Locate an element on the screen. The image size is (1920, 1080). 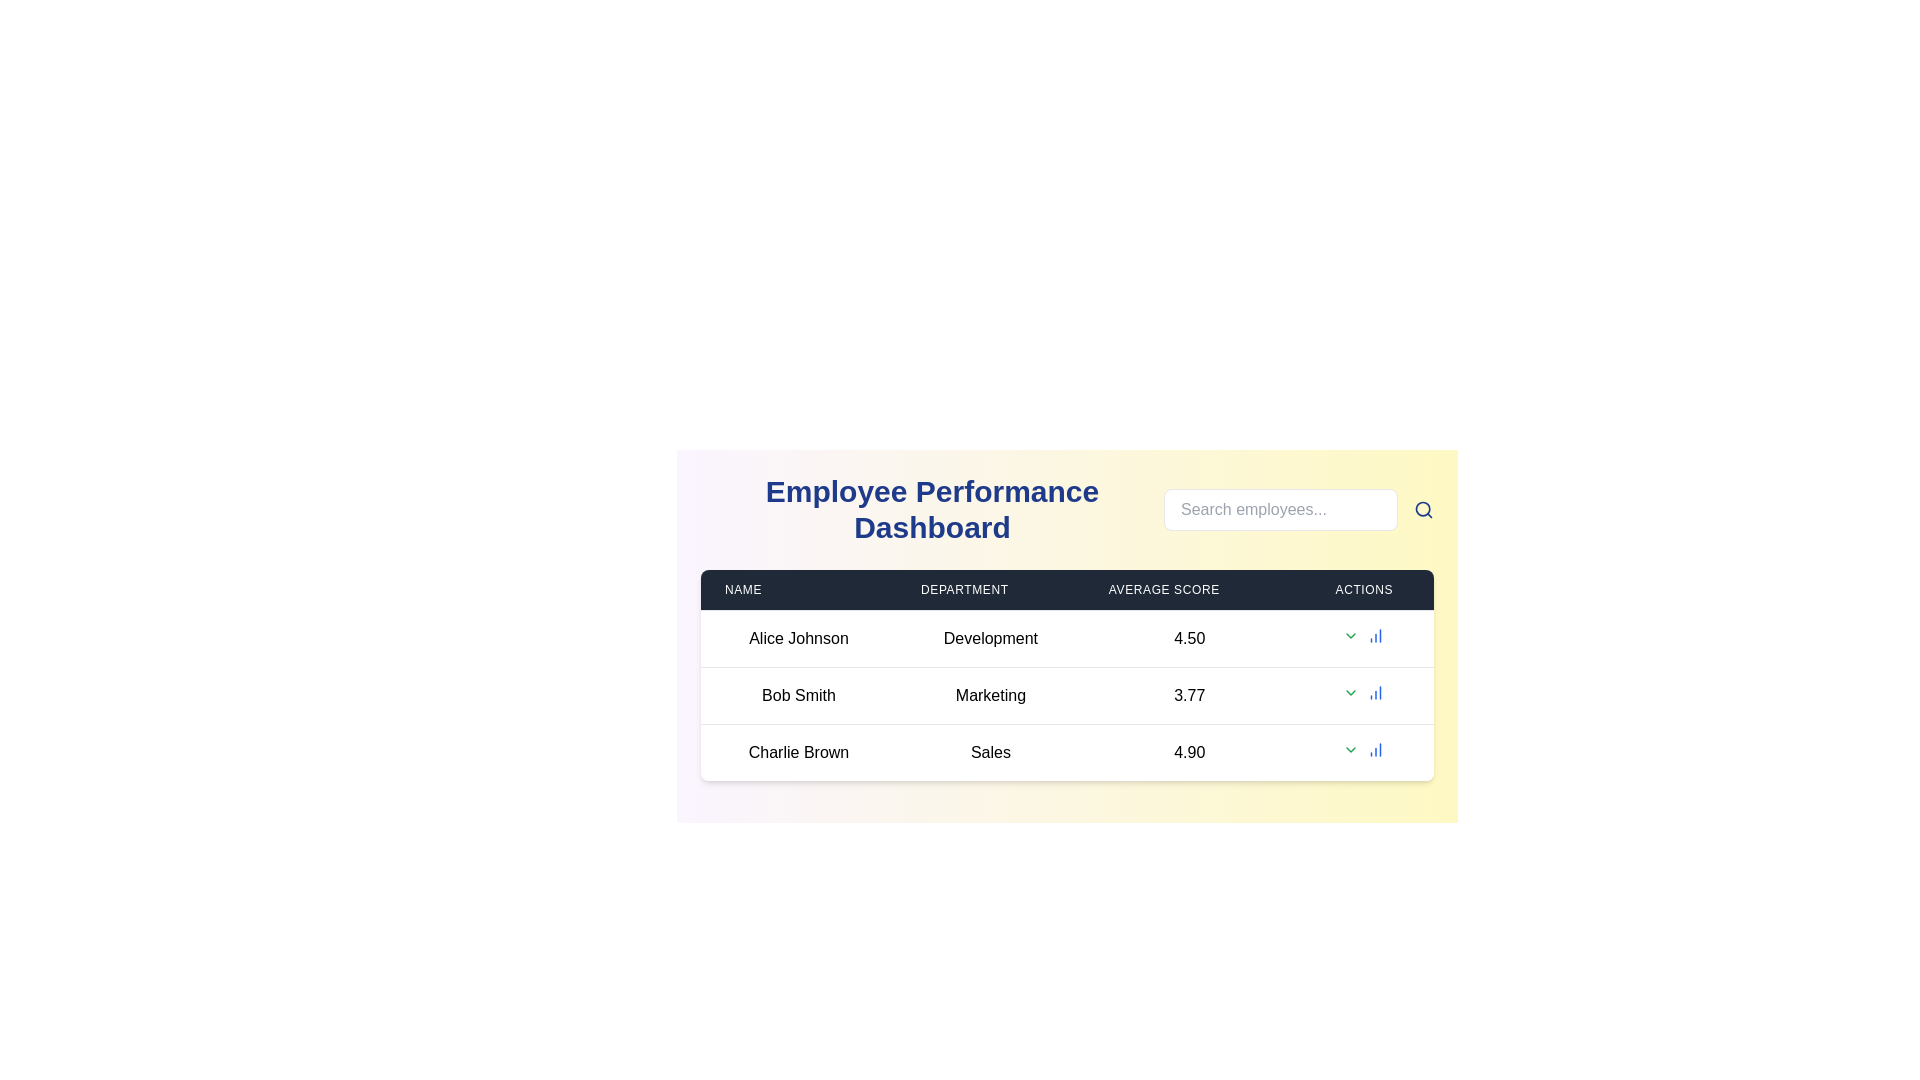
details of the first row in the table containing information about 'Alice Johnson', including her department, score, and actions is located at coordinates (1066, 639).